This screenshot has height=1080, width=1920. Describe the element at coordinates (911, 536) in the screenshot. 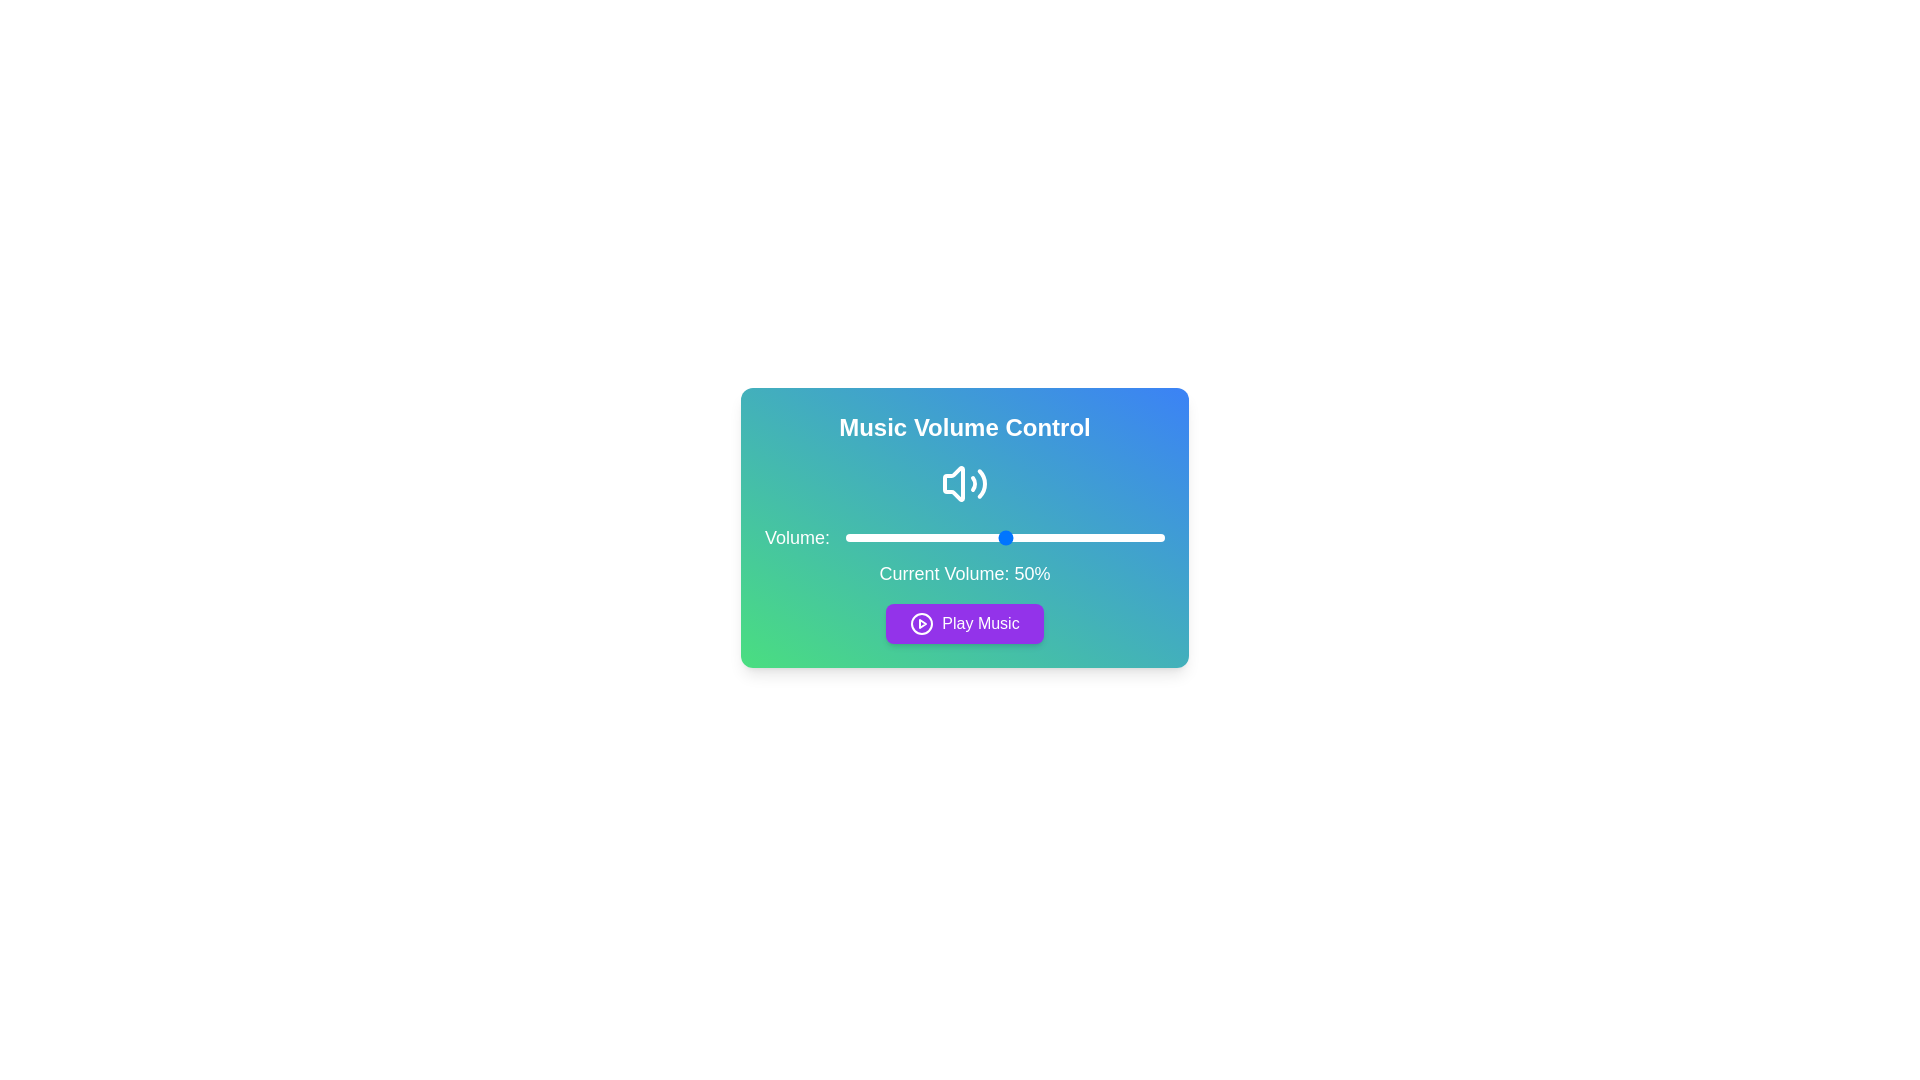

I see `the volume slider to set the volume to 21%` at that location.